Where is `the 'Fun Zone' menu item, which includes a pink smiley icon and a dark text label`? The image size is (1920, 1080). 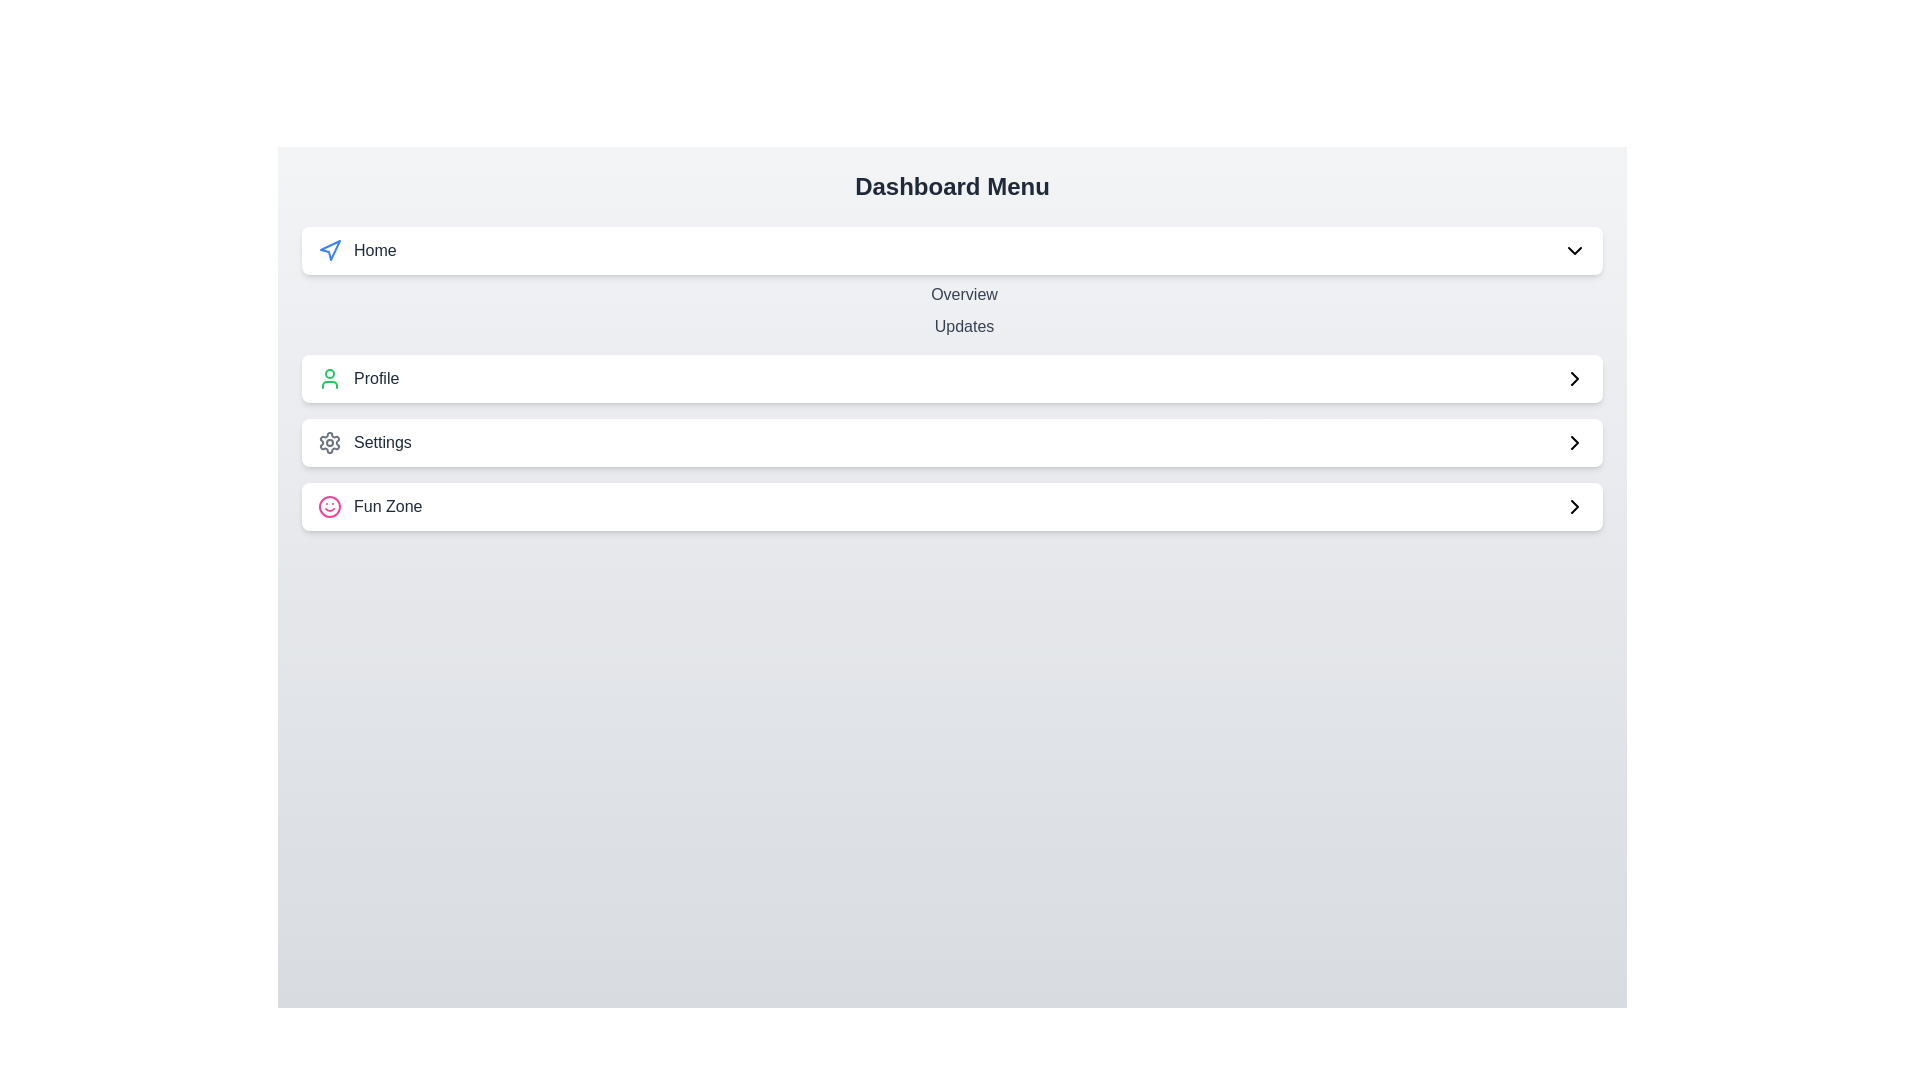 the 'Fun Zone' menu item, which includes a pink smiley icon and a dark text label is located at coordinates (370, 505).